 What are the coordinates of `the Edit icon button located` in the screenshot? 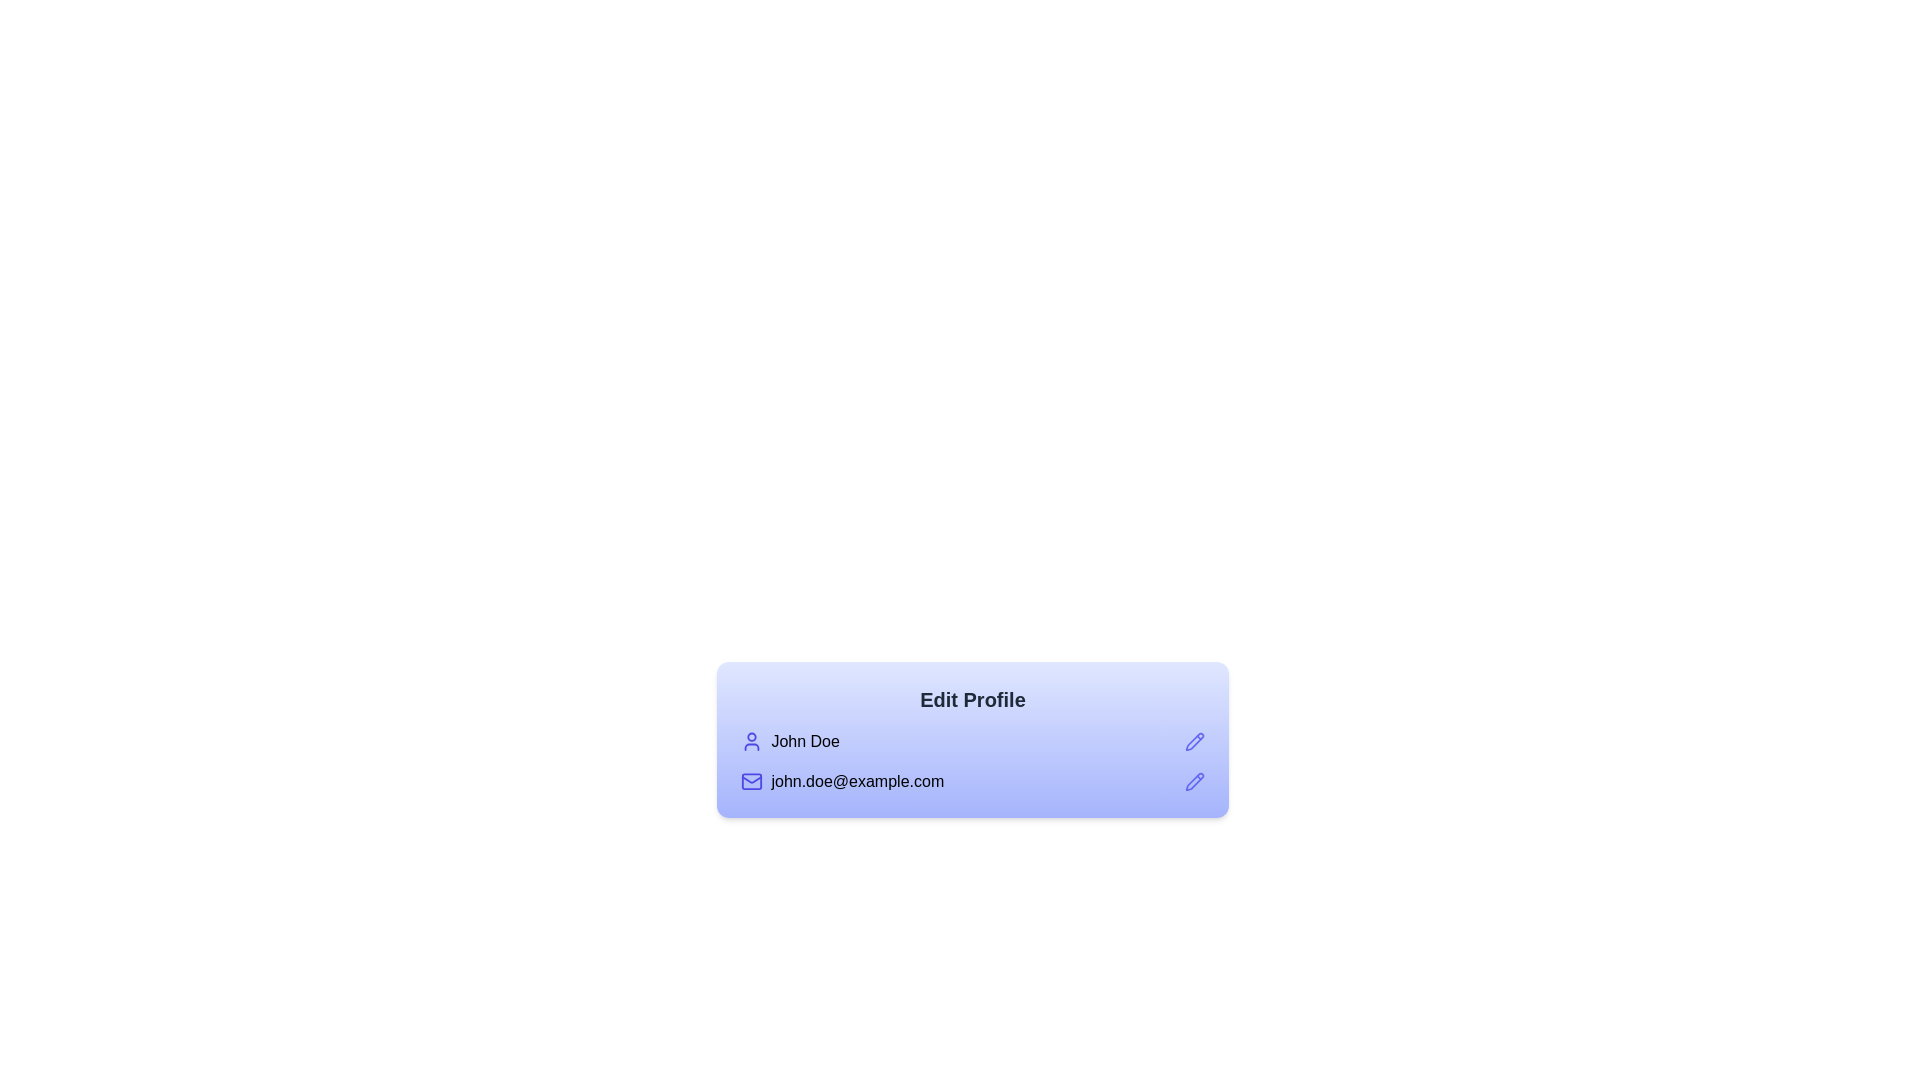 It's located at (1195, 779).